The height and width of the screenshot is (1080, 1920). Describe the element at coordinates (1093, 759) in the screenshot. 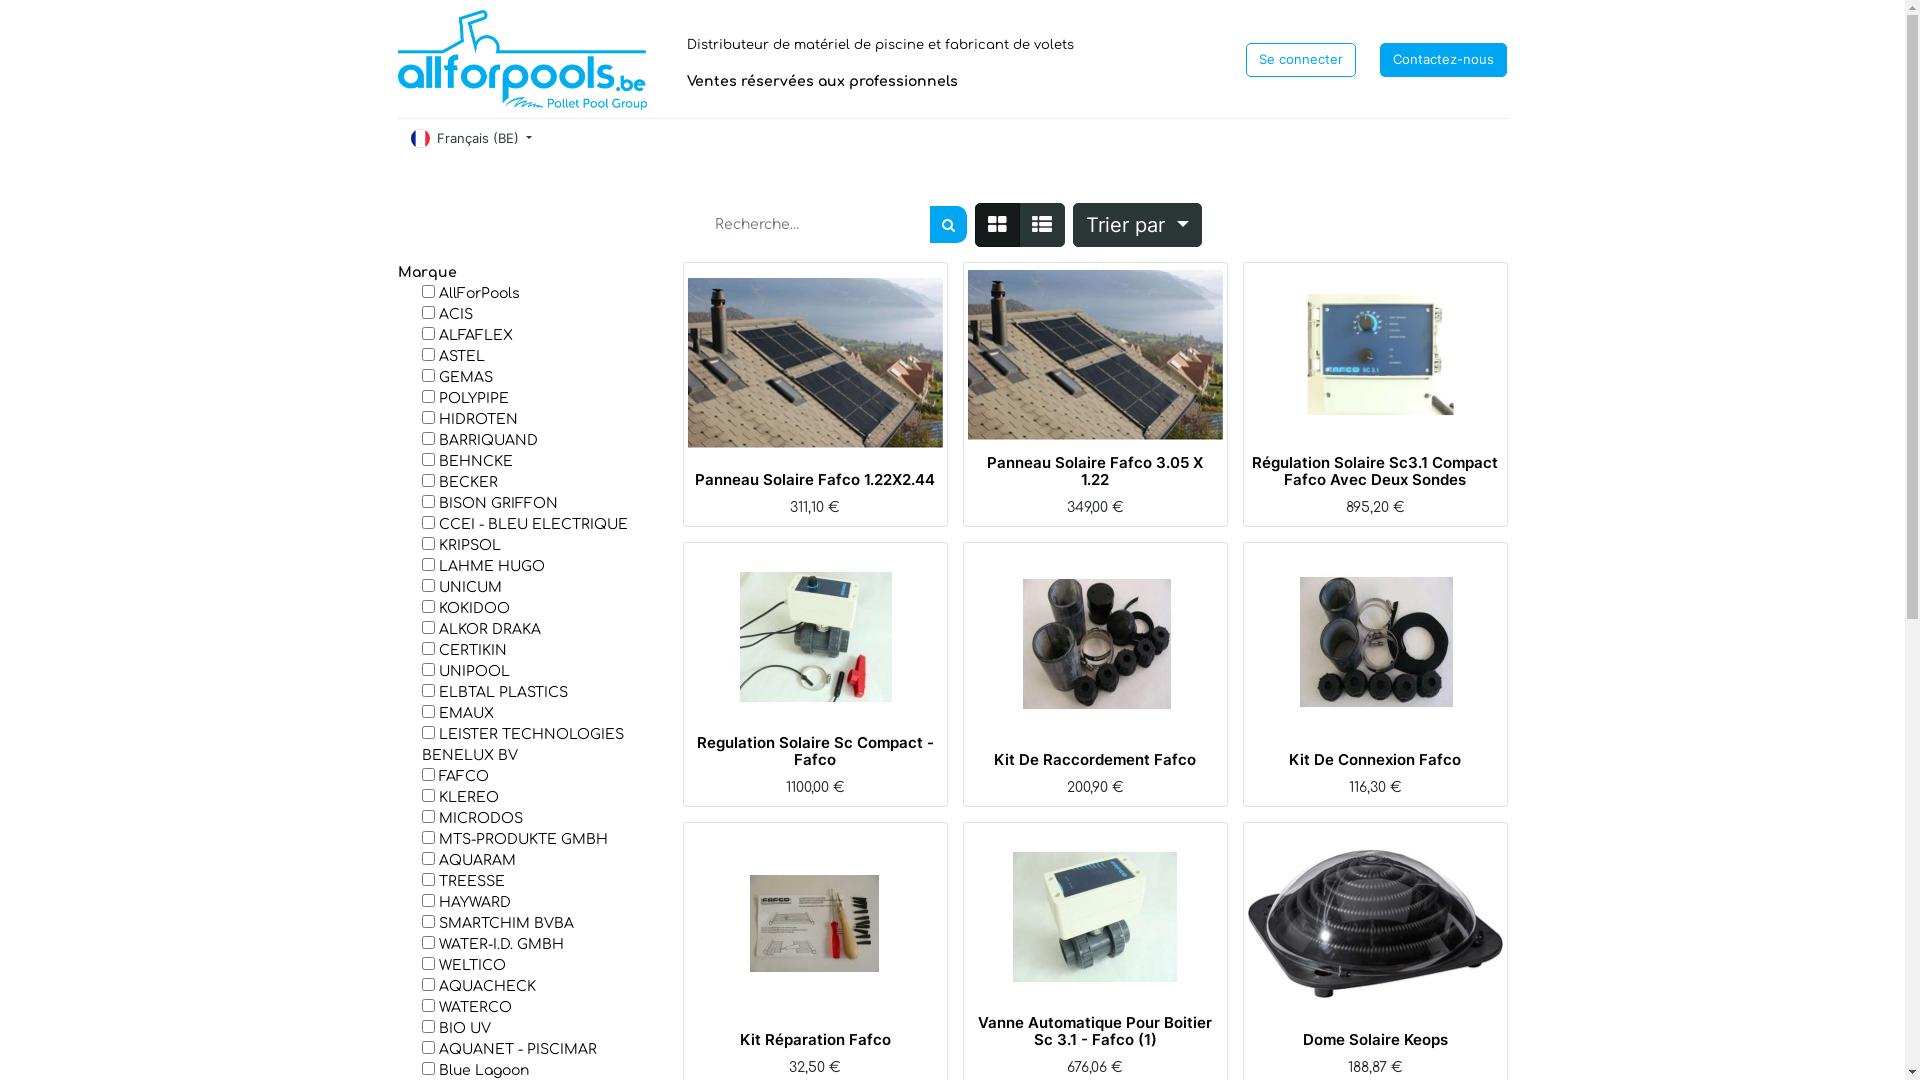

I see `'Kit De Raccordement Fafco'` at that location.